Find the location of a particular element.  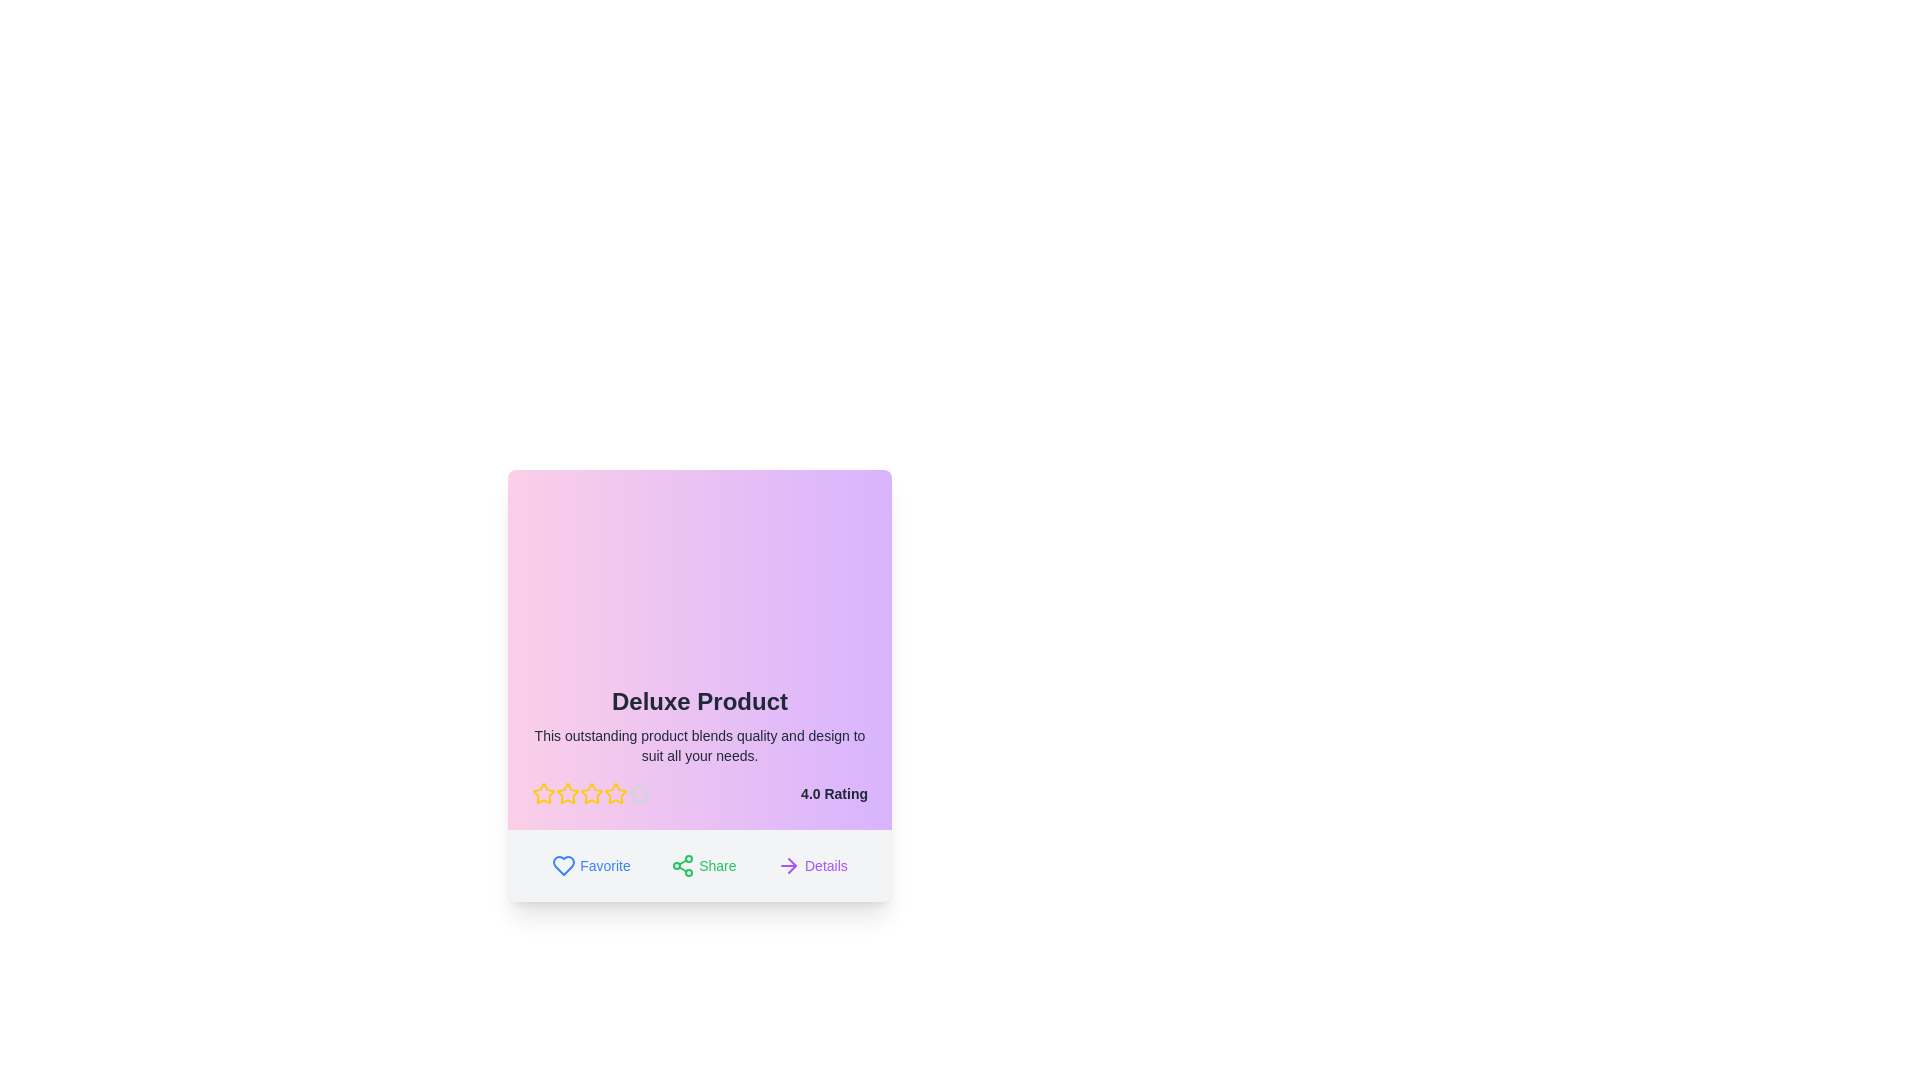

the 'Share' button located at the bottom of the product card is located at coordinates (703, 865).